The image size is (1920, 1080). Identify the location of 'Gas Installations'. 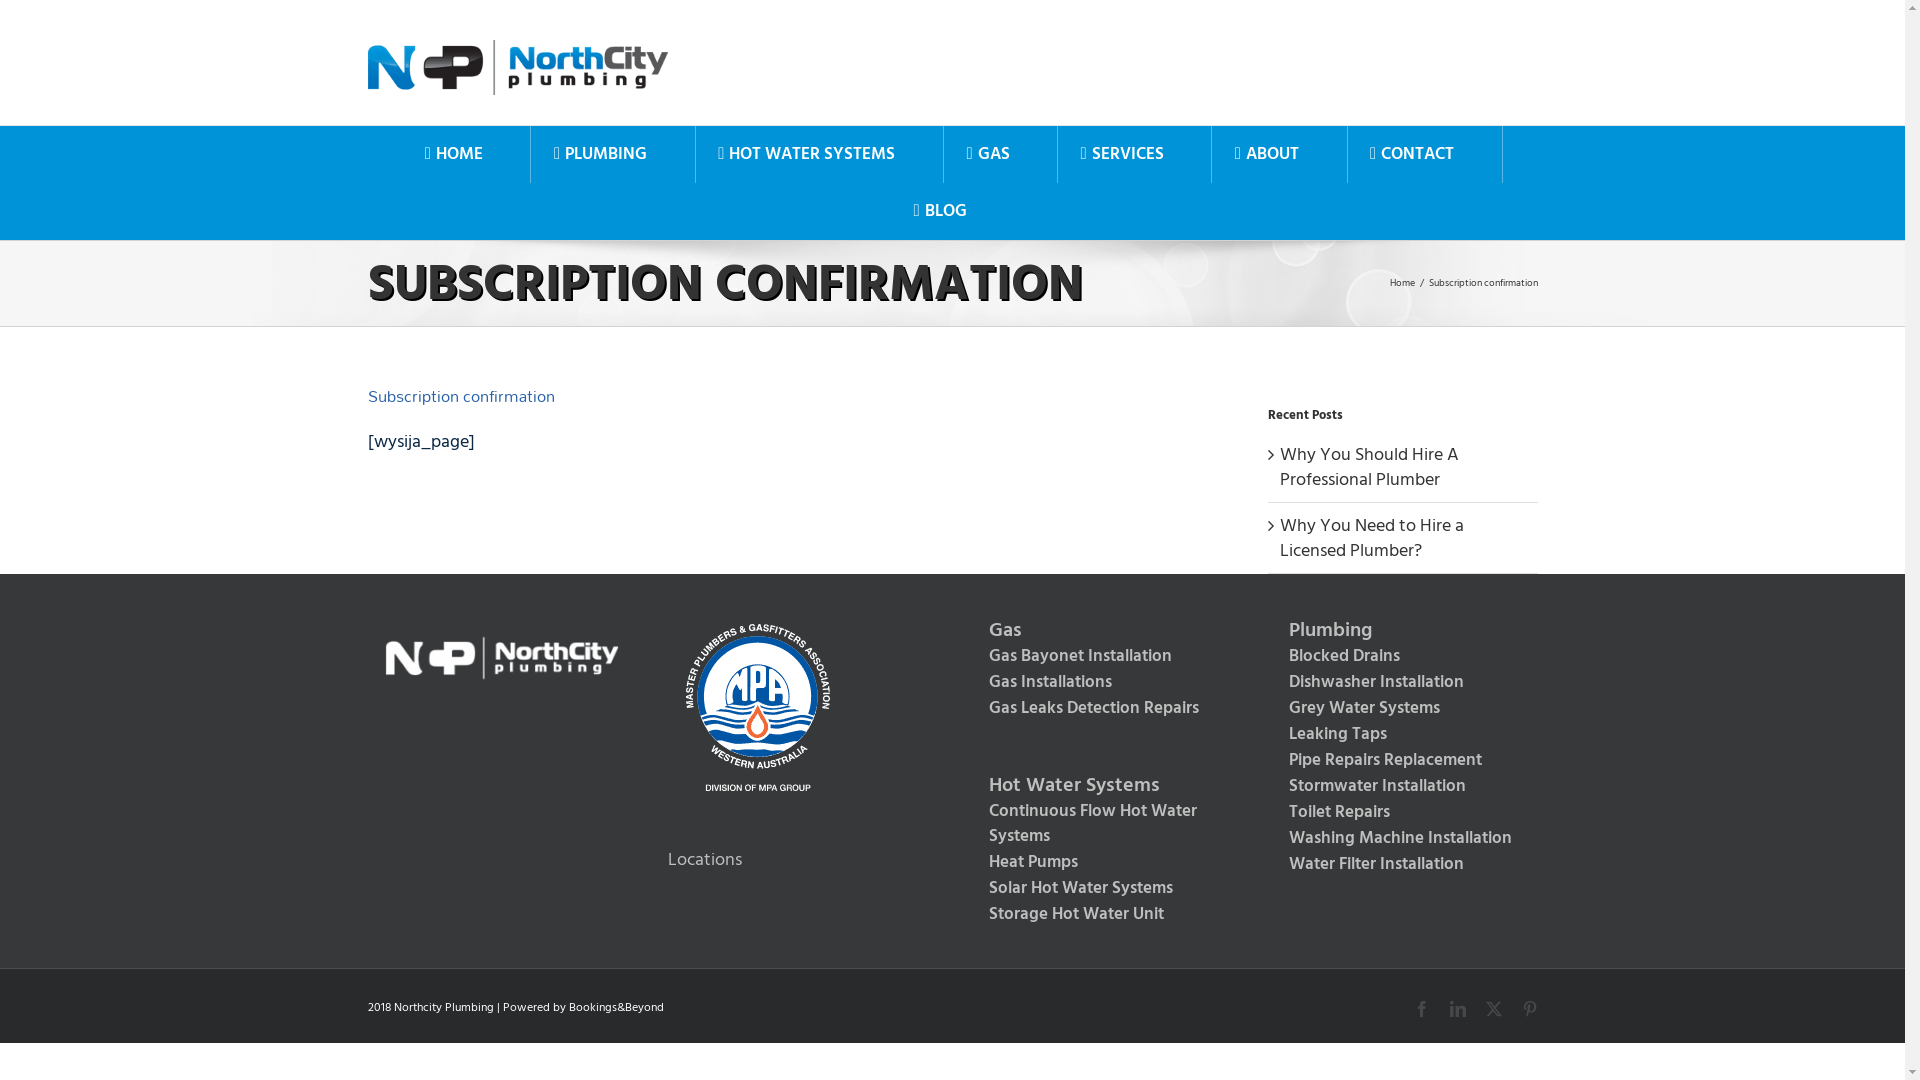
(1101, 681).